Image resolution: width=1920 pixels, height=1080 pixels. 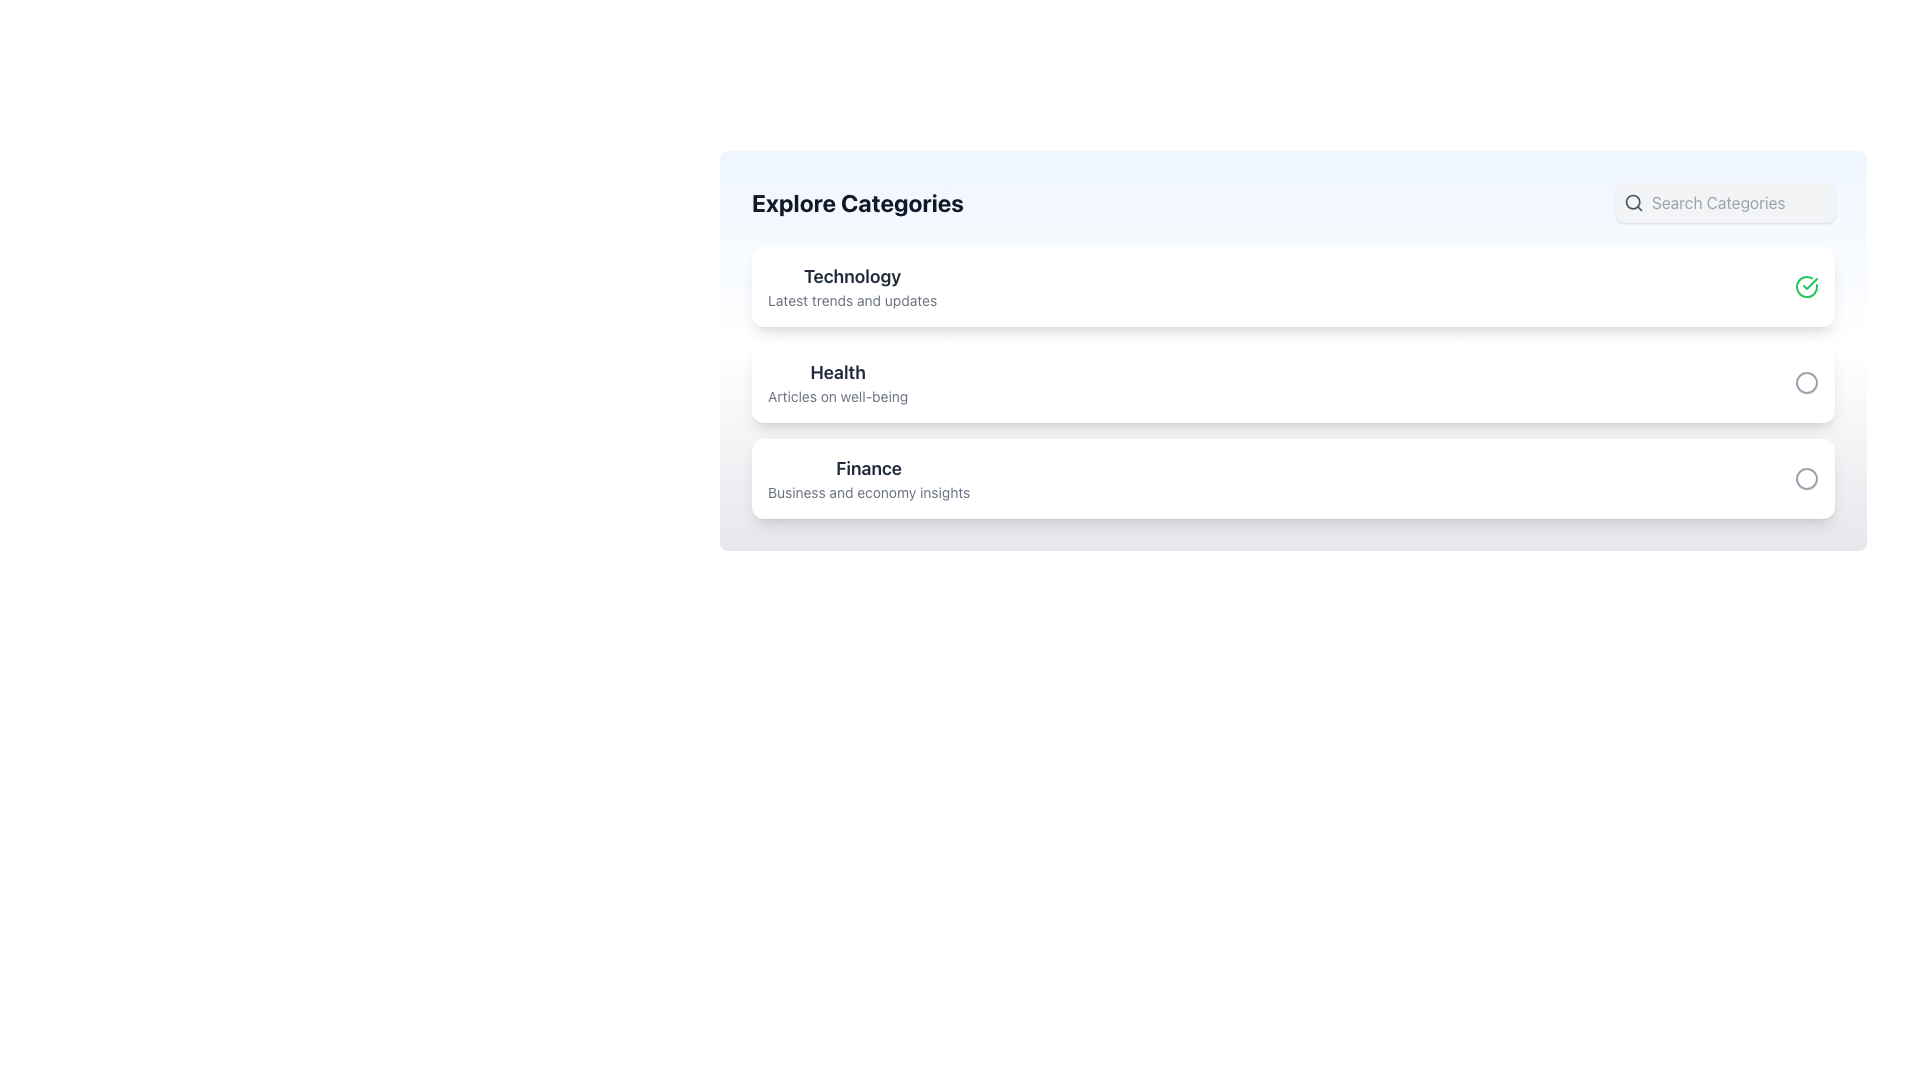 What do you see at coordinates (852, 286) in the screenshot?
I see `the first text block in the vertically stacked list of items, which provides information related to the 'Technology' category and is located within a white rectangular card with rounded corners` at bounding box center [852, 286].